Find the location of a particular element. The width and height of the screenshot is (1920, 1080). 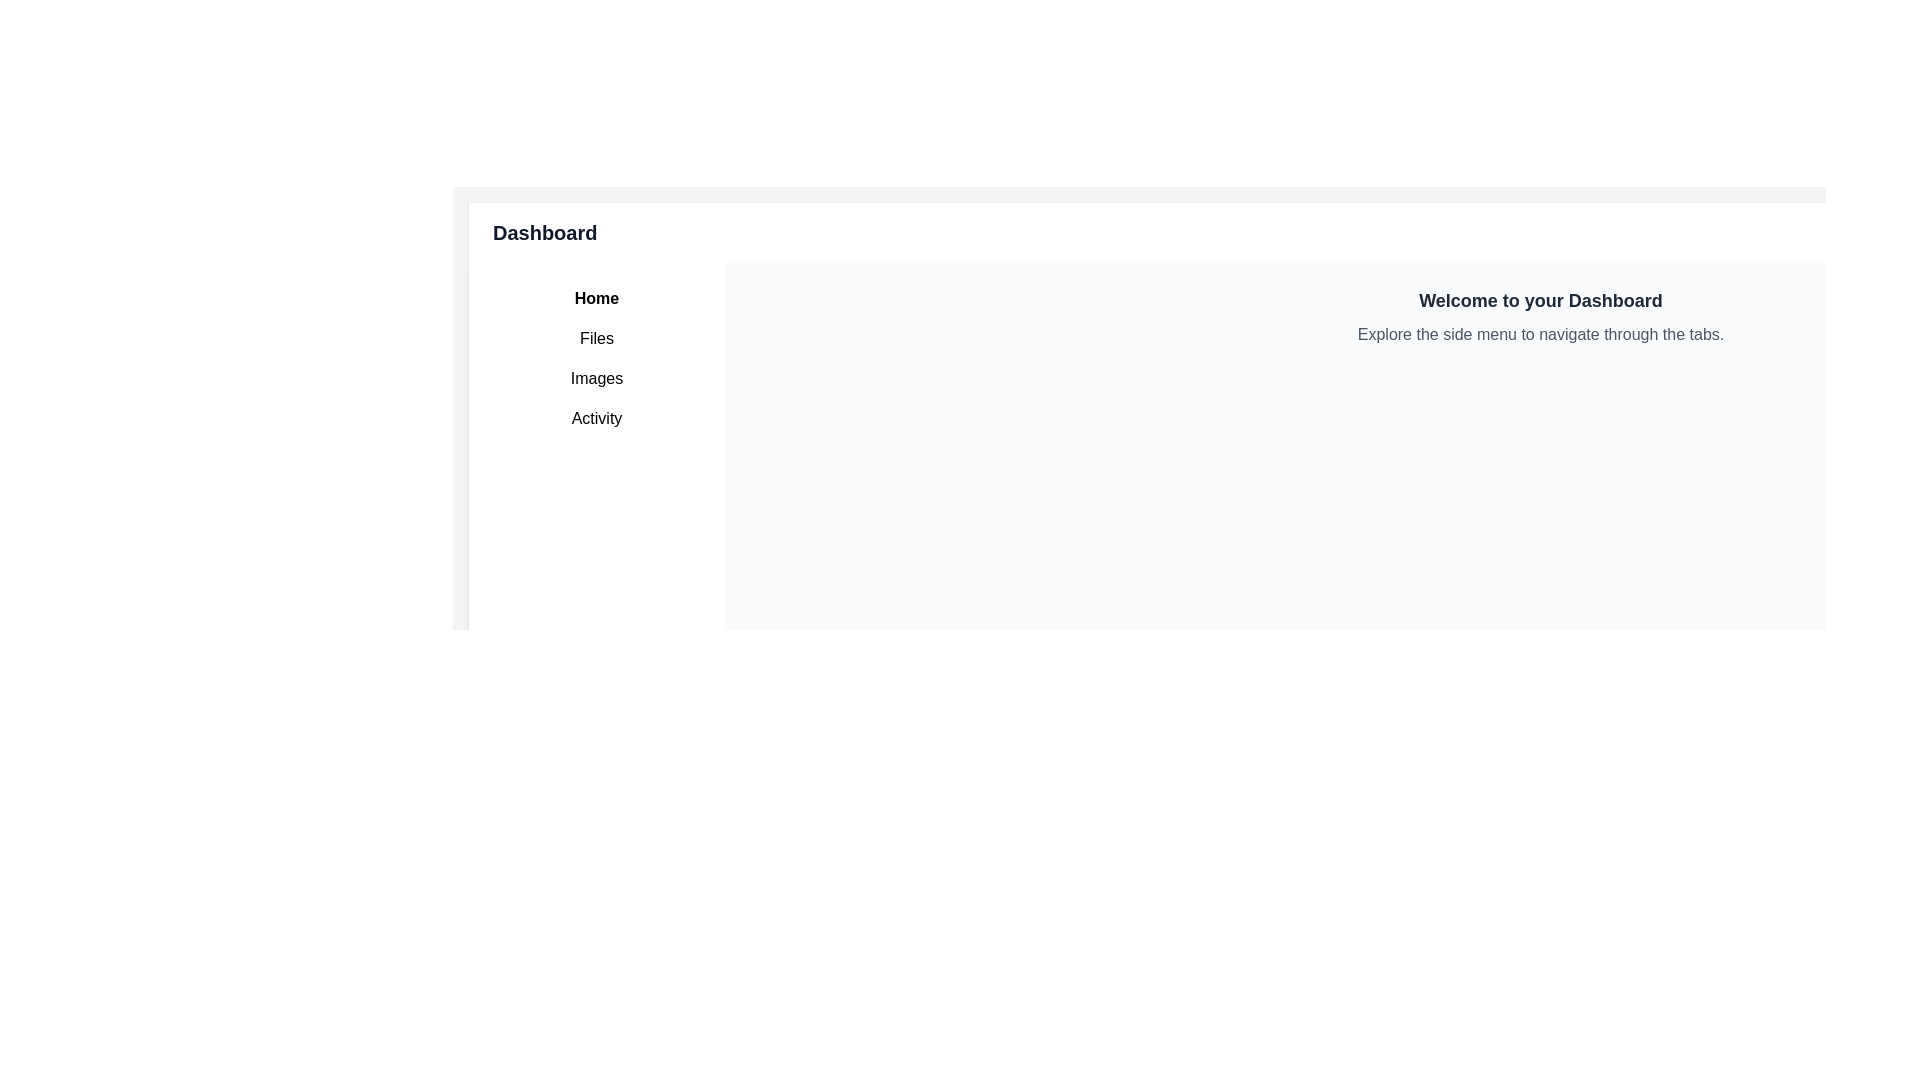

the 'Activity' text label, which is the fourth item in the vertical navigation menu, located beneath 'Images' is located at coordinates (595, 418).